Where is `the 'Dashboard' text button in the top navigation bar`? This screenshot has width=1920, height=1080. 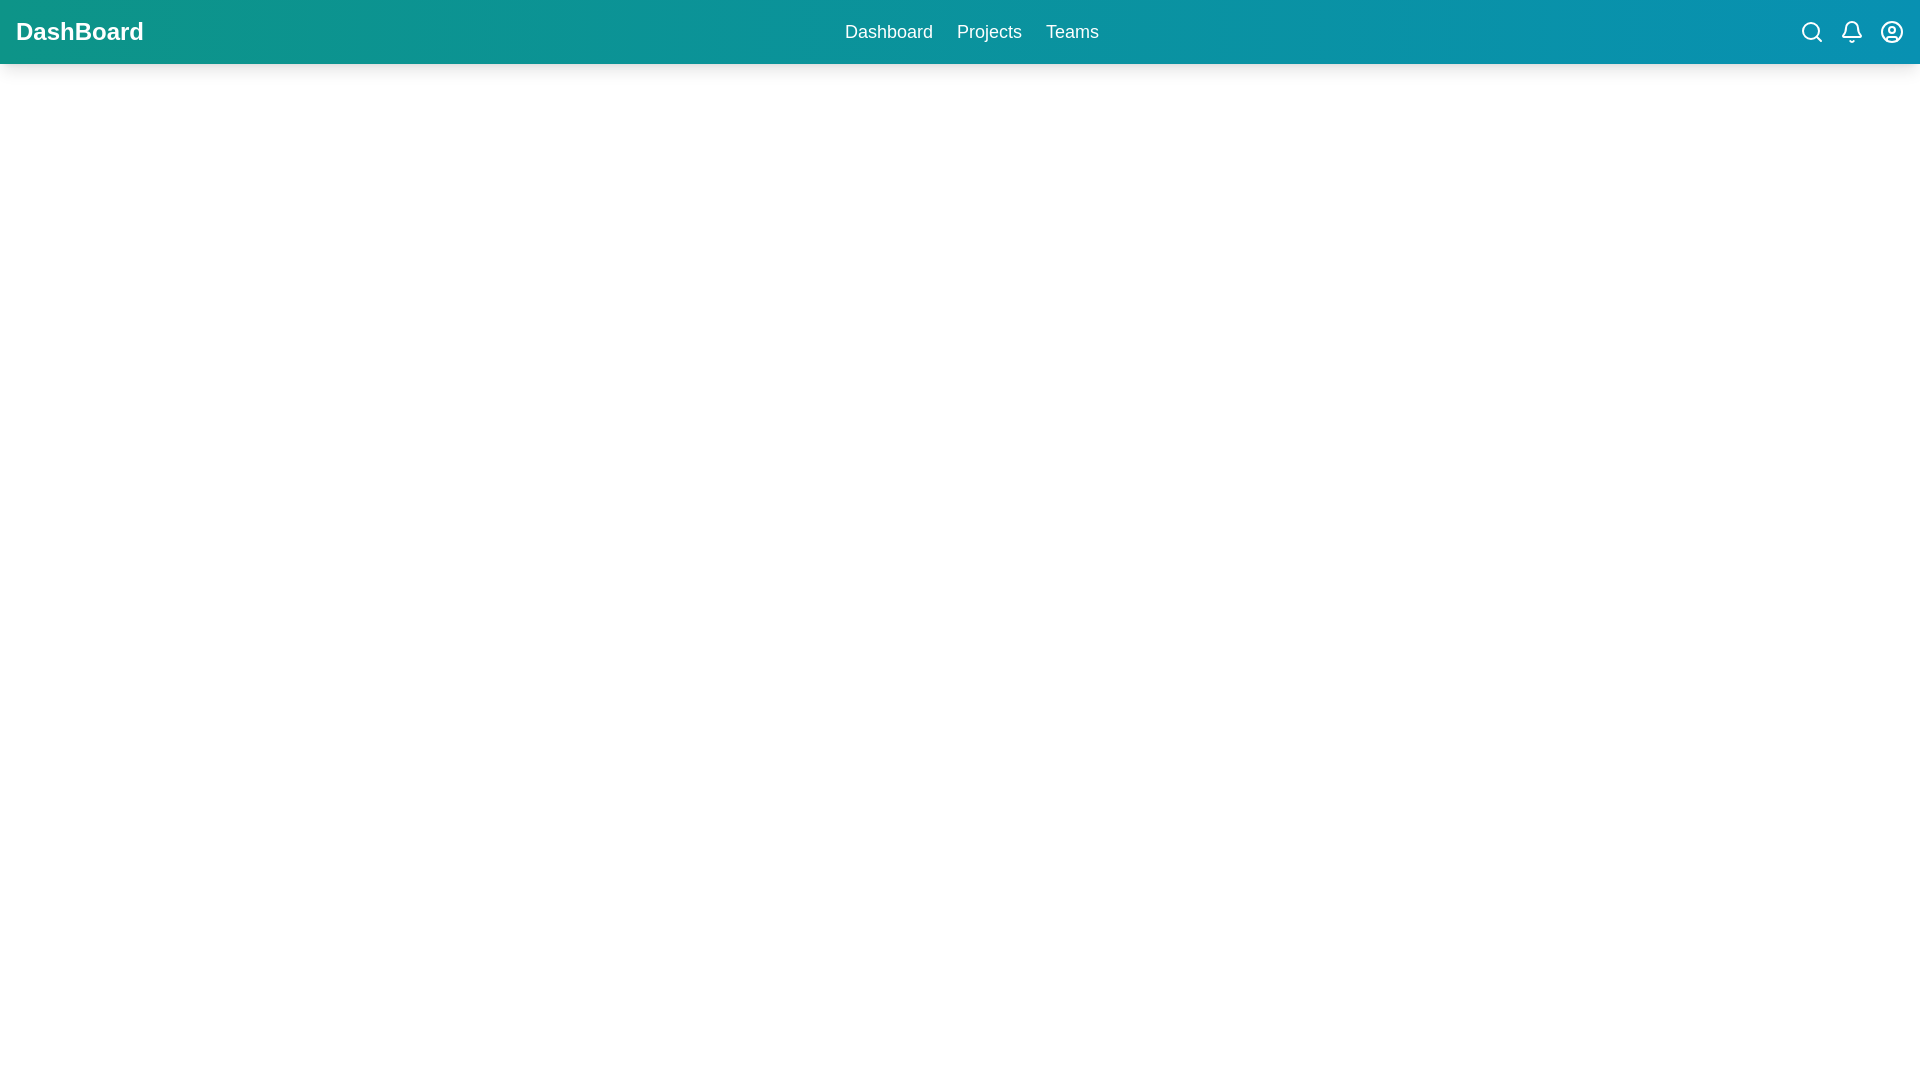 the 'Dashboard' text button in the top navigation bar is located at coordinates (887, 31).